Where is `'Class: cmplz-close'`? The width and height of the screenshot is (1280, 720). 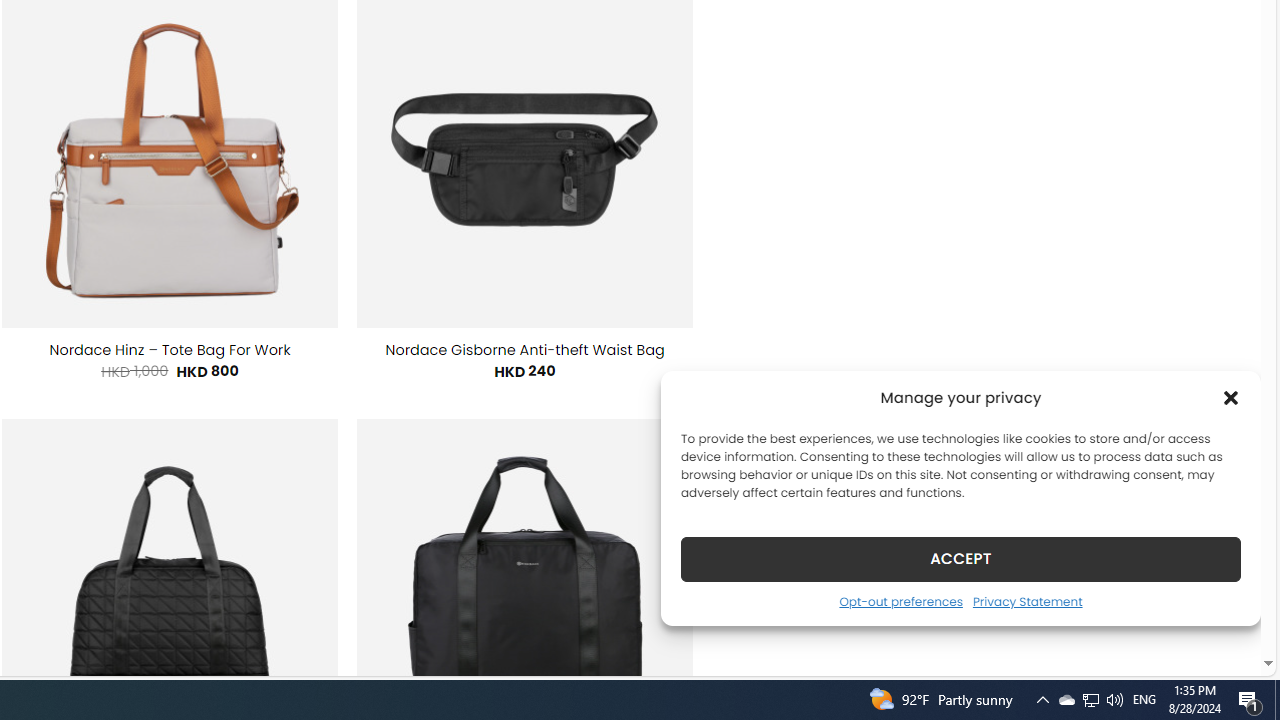
'Class: cmplz-close' is located at coordinates (1230, 397).